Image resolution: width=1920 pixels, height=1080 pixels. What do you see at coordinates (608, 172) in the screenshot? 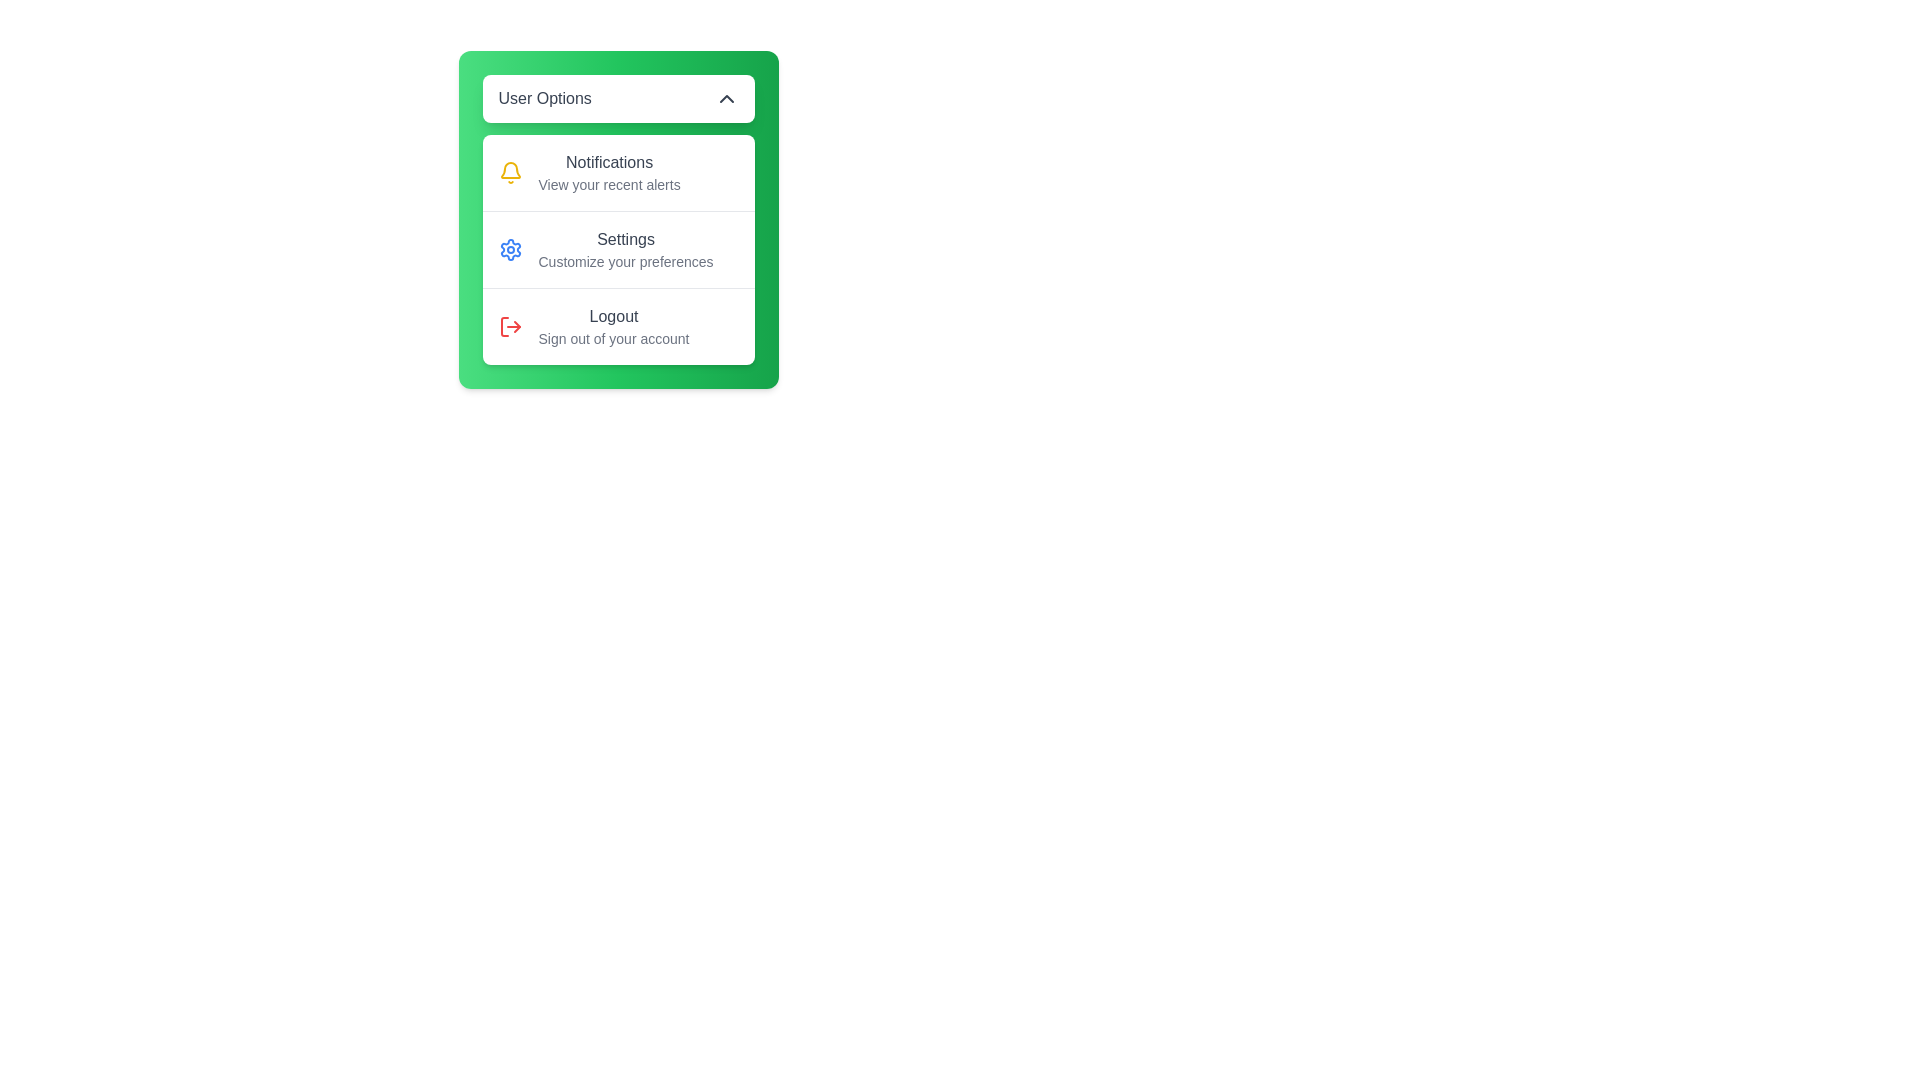
I see `the 'Notifications' text element, which is the first option under 'User Options' in the vertically stacked menu interface` at bounding box center [608, 172].